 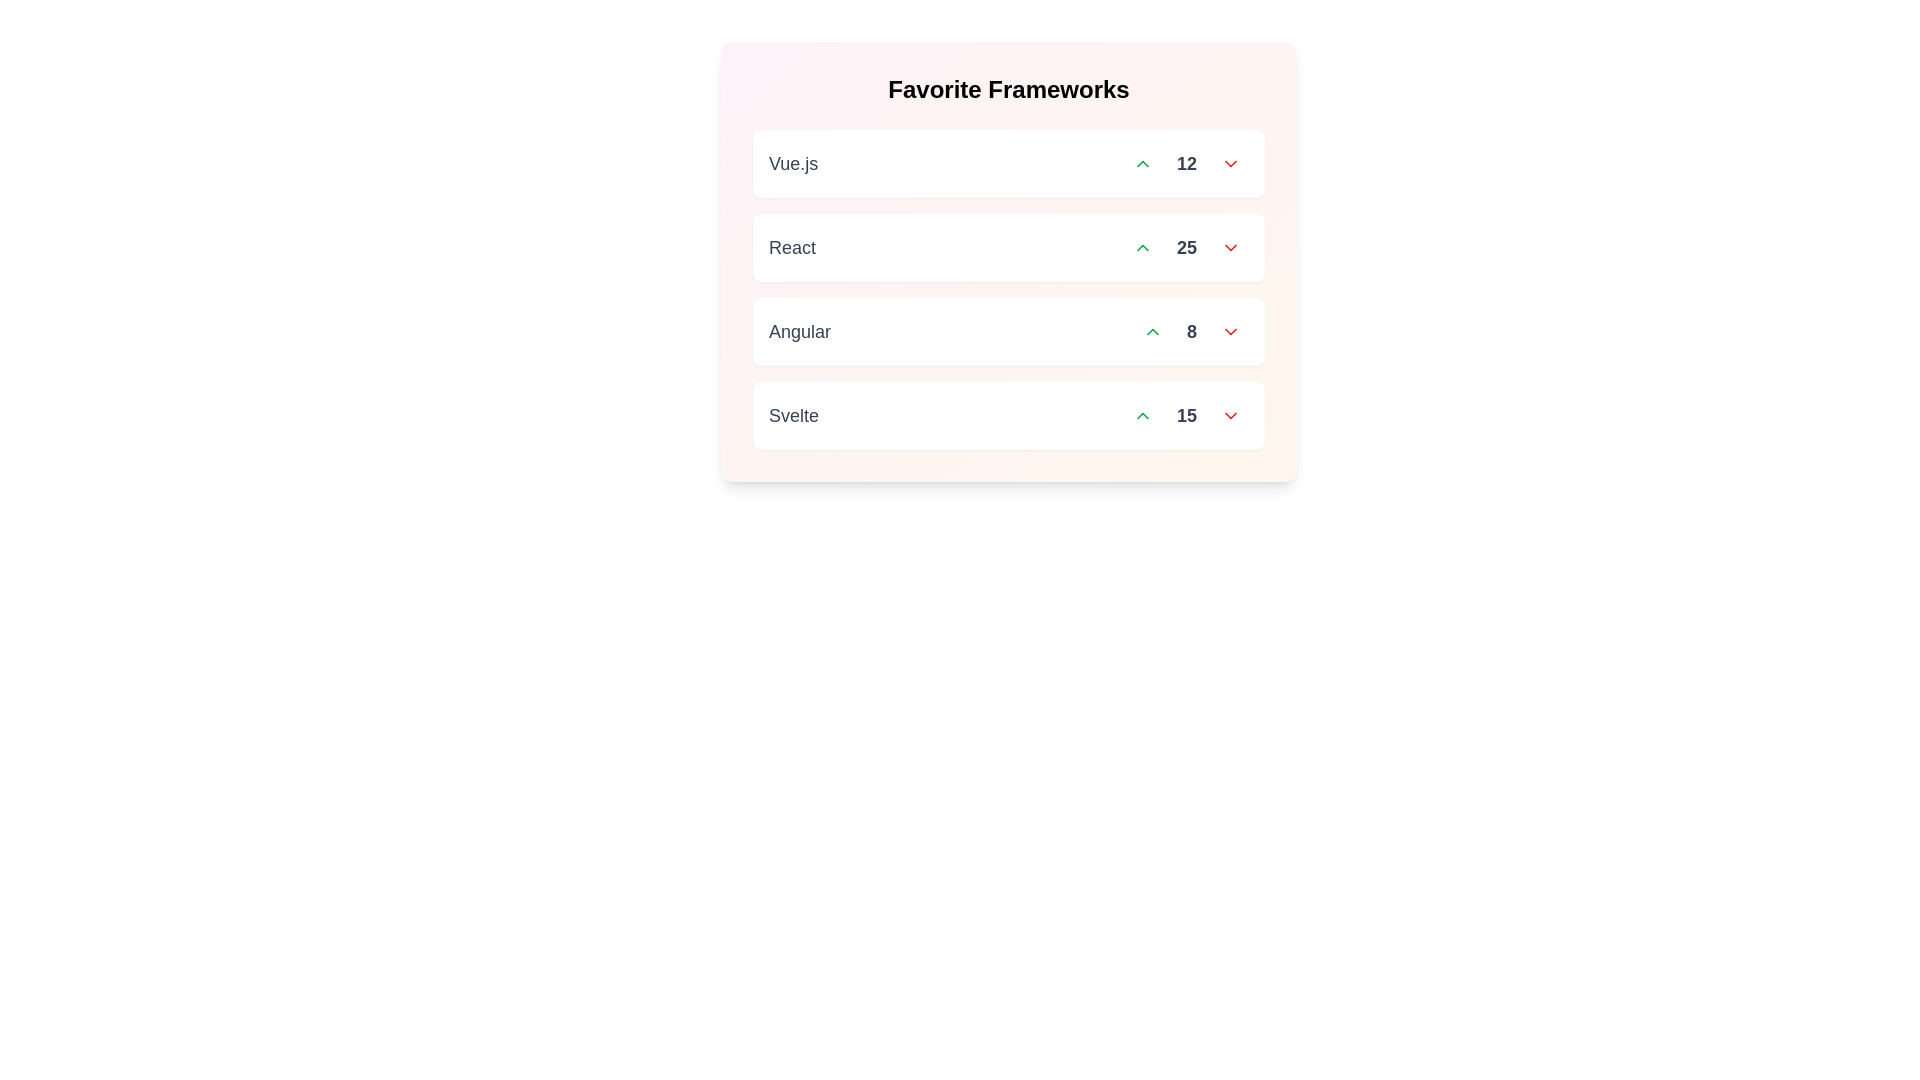 What do you see at coordinates (1152, 330) in the screenshot?
I see `upvote button for the item Angular` at bounding box center [1152, 330].